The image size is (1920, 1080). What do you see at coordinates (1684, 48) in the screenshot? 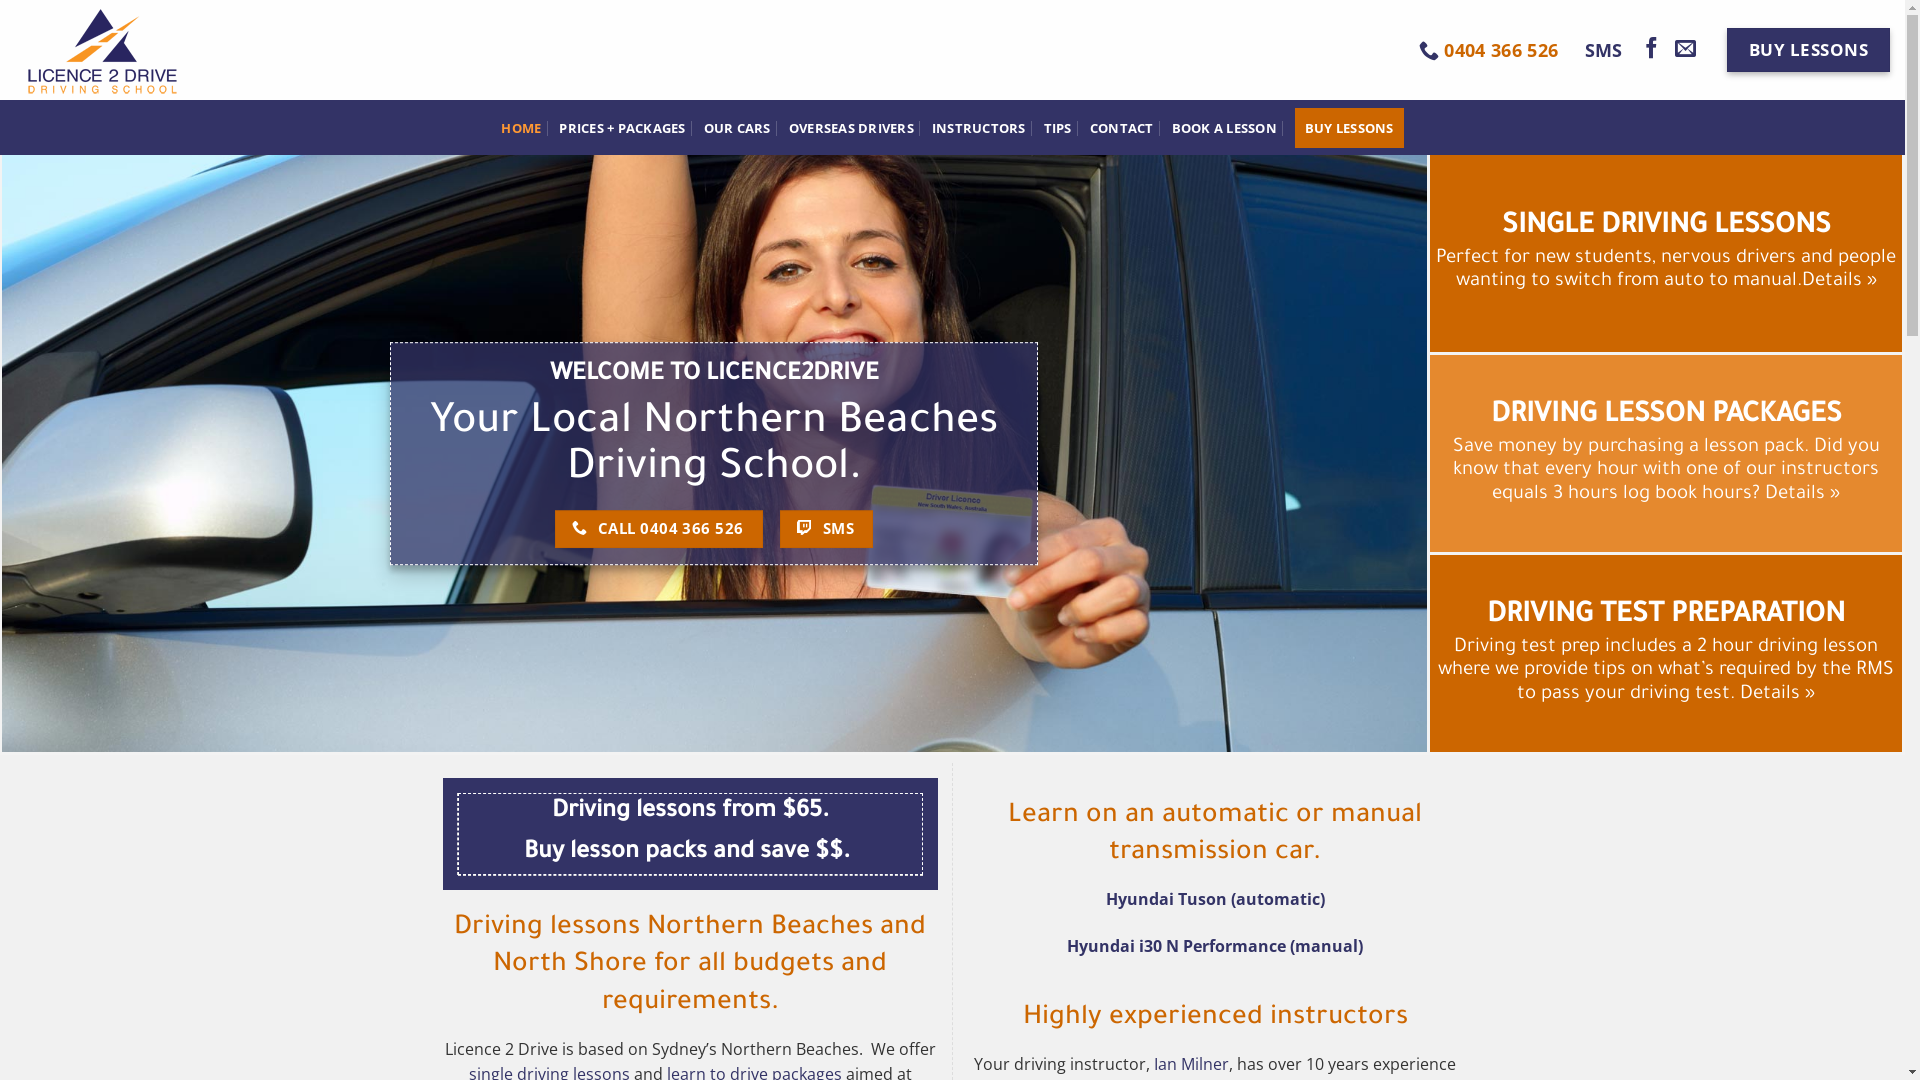
I see `'Send us an email'` at bounding box center [1684, 48].